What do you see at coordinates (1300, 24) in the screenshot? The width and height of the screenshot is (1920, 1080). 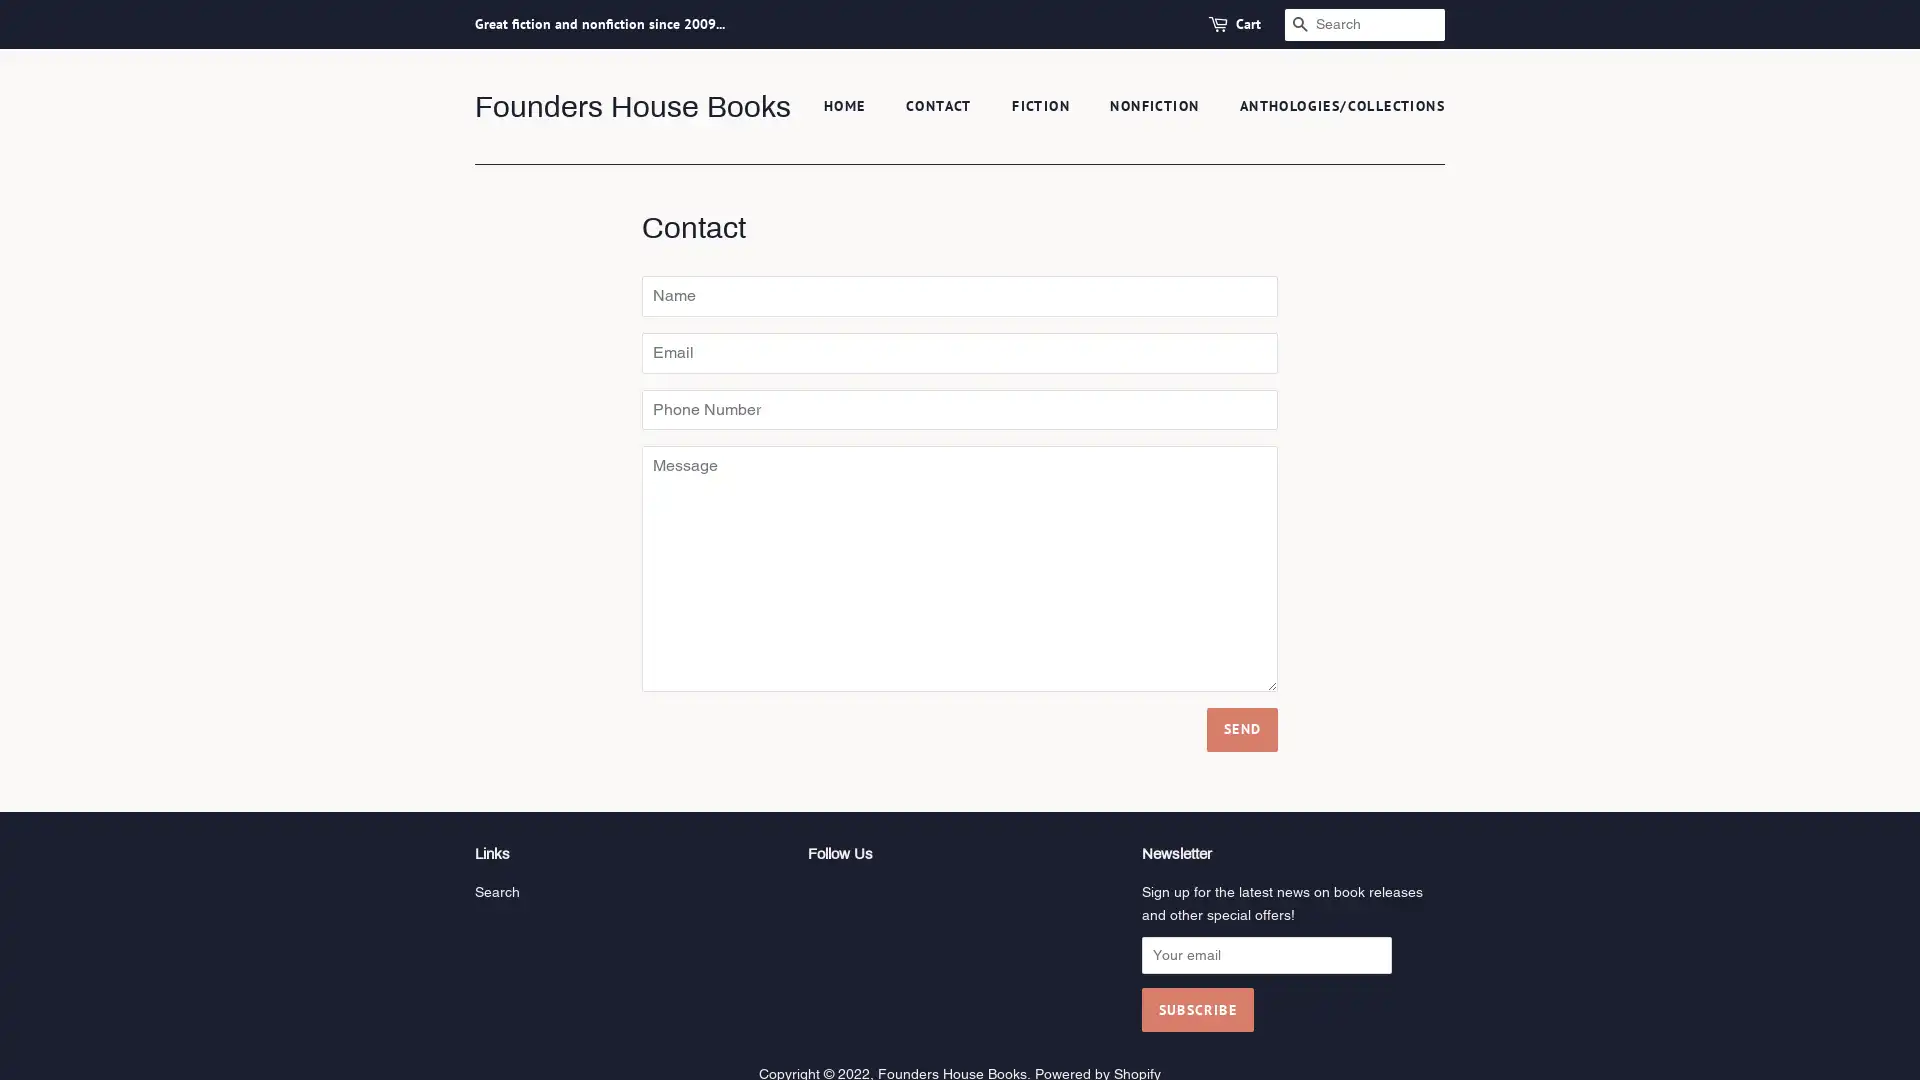 I see `SEARCH` at bounding box center [1300, 24].